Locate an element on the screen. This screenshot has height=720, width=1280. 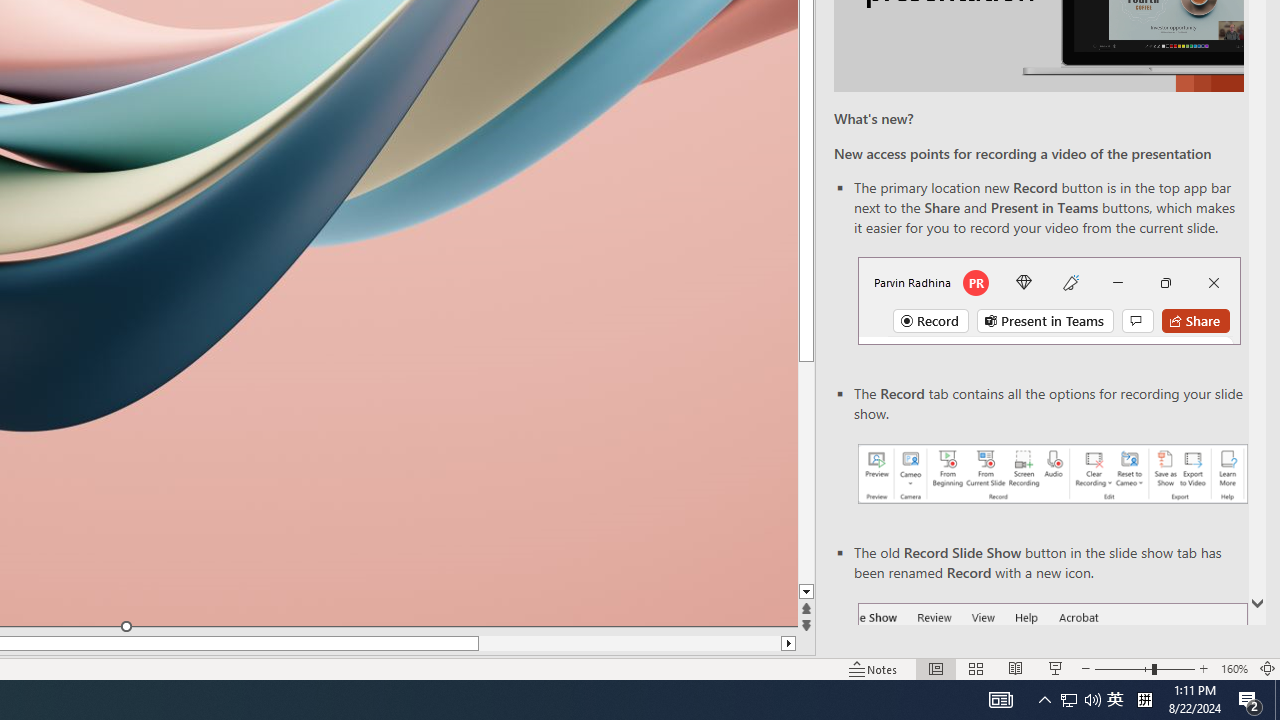
'Slide Sorter' is located at coordinates (976, 669).